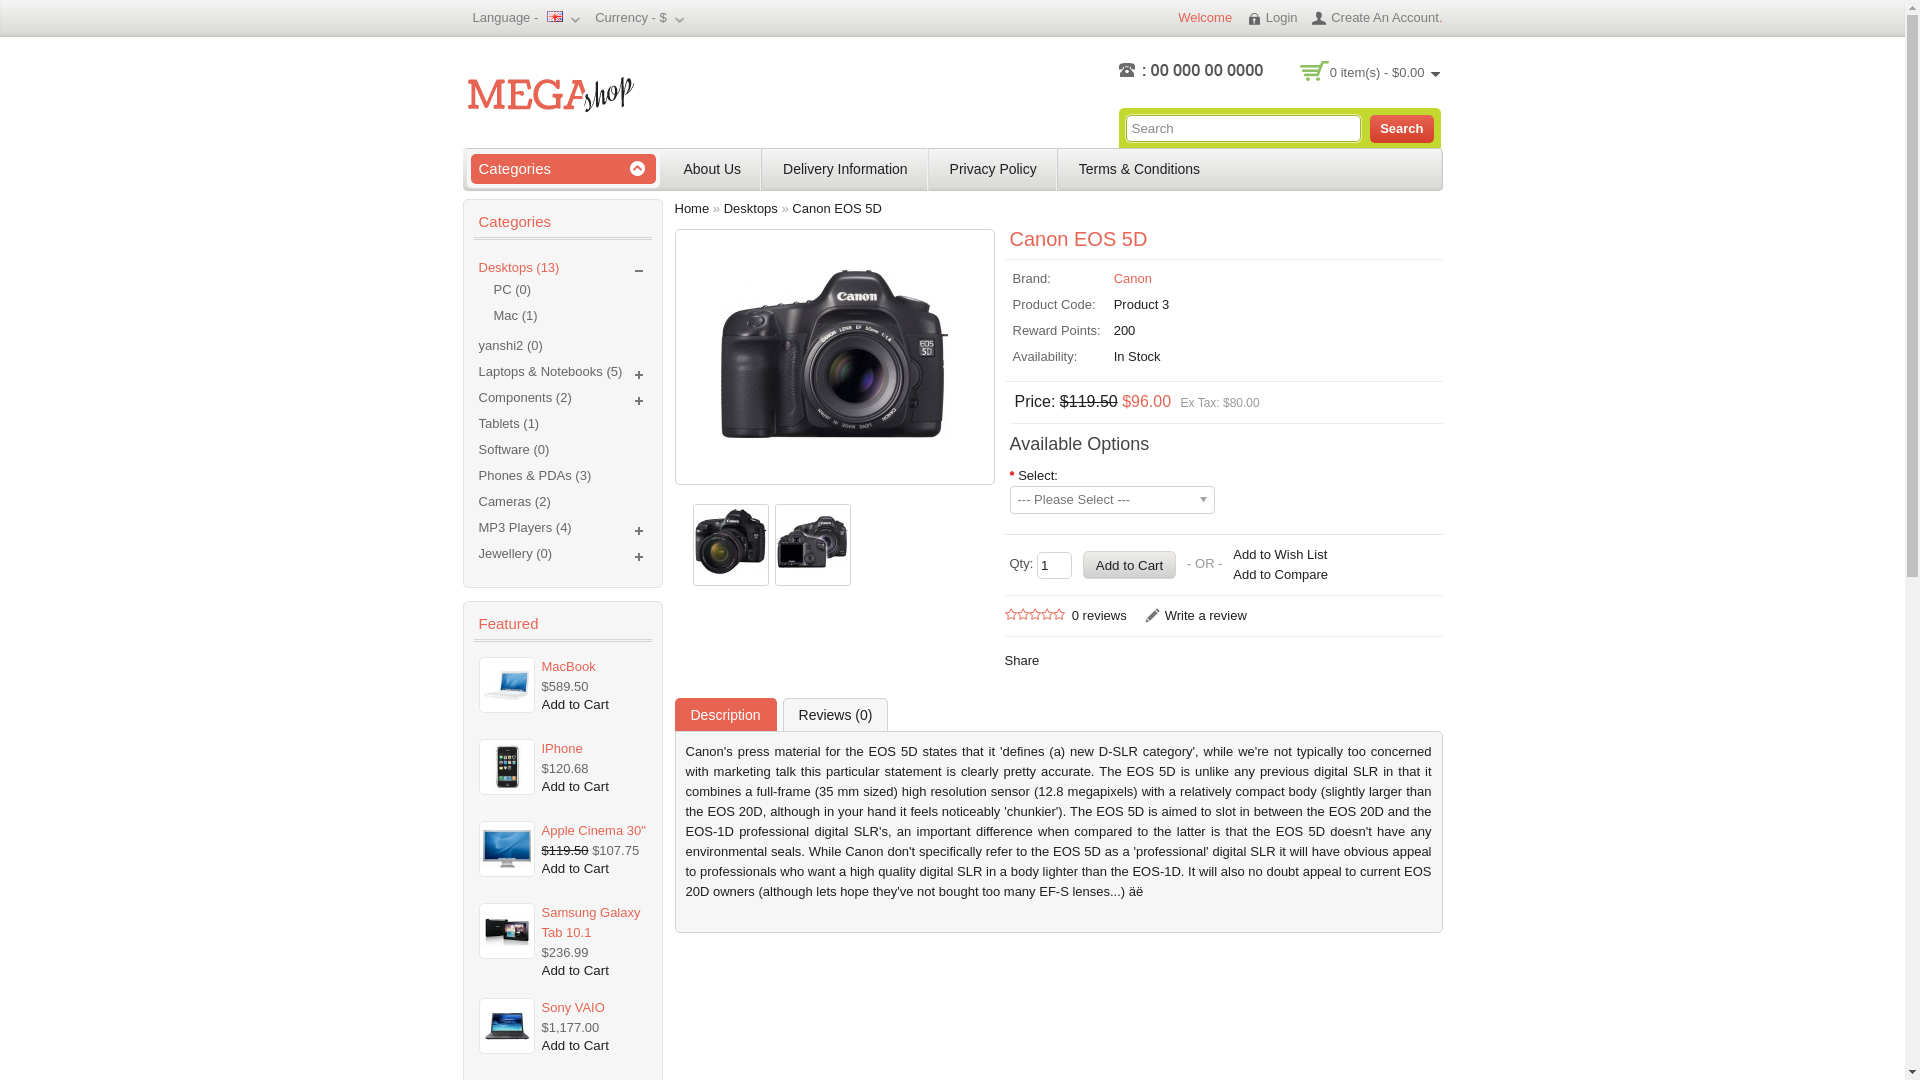 This screenshot has height=1080, width=1920. Describe the element at coordinates (509, 344) in the screenshot. I see `'yanshi2 (0)'` at that location.